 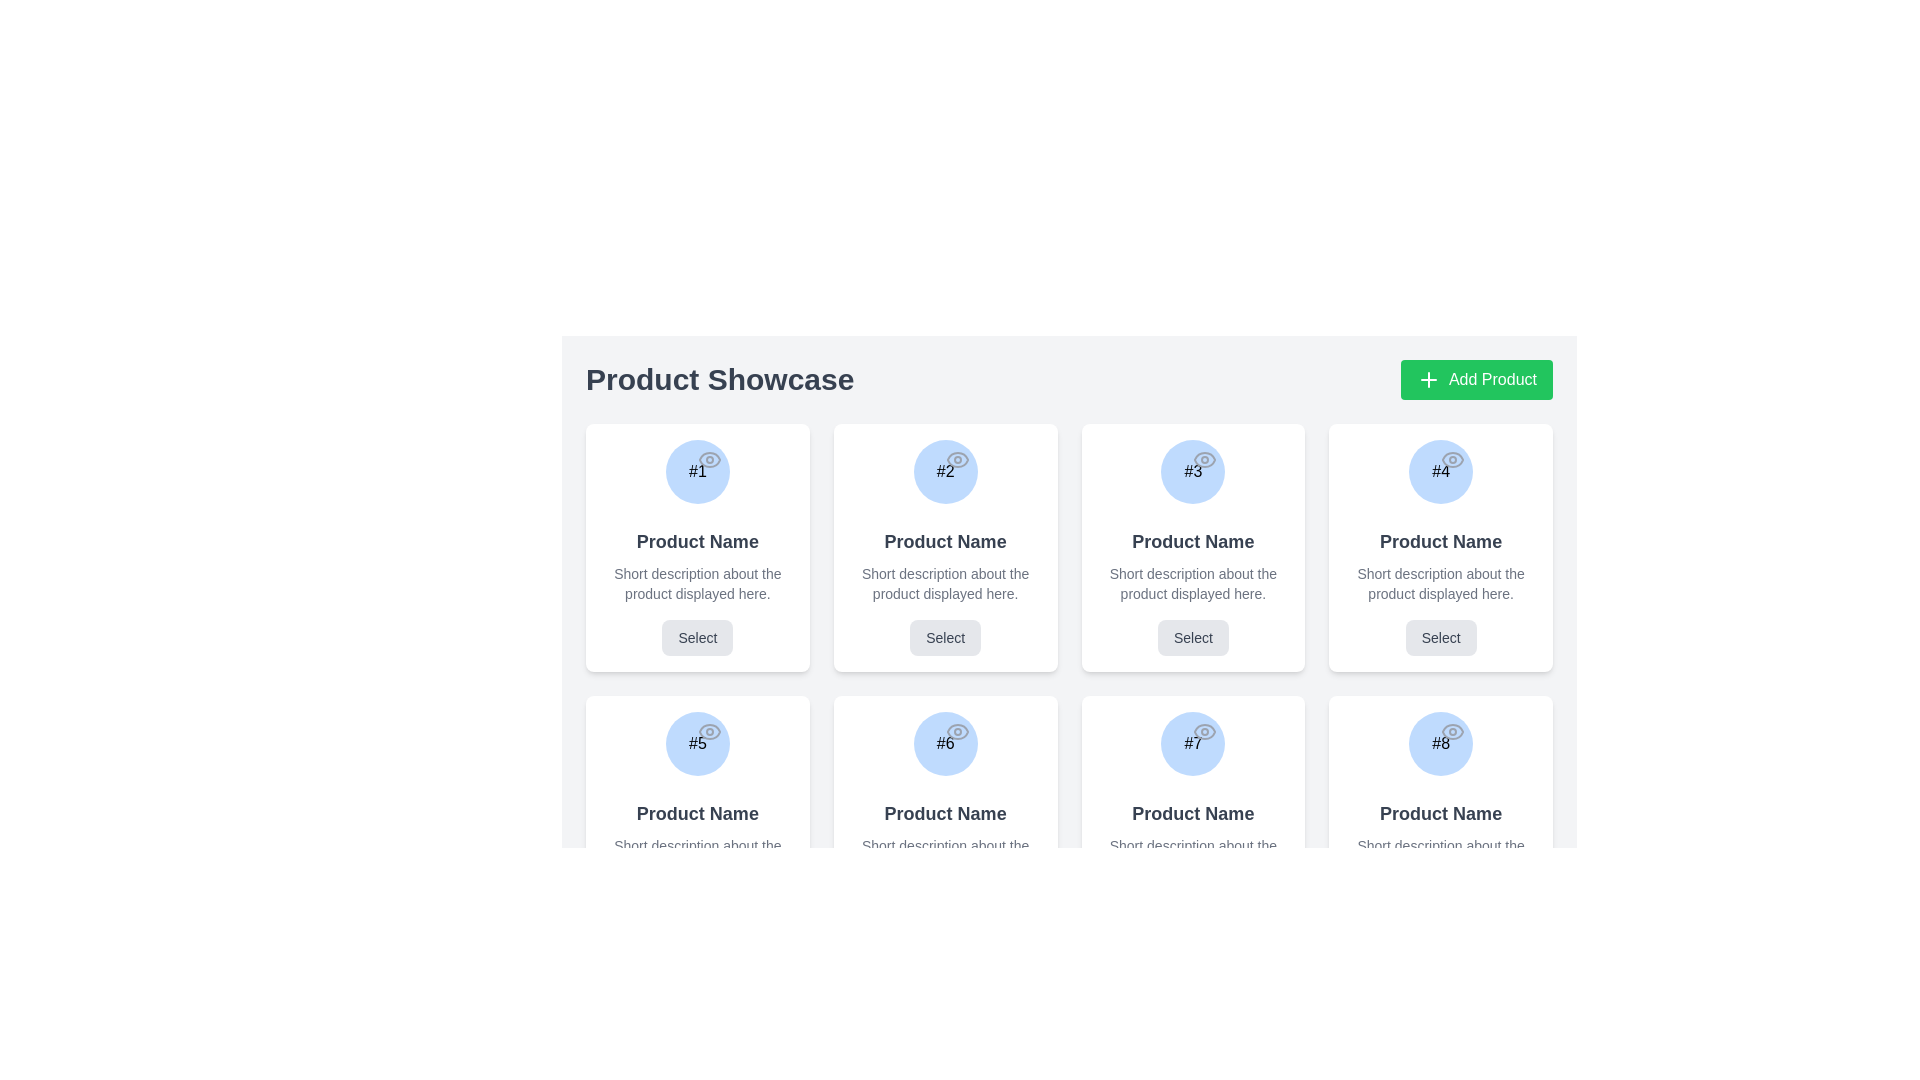 I want to click on product description of the Card Component, which is the second card in the grid layout featuring a white background, rounded corners, and a button labeled 'Select', so click(x=944, y=547).